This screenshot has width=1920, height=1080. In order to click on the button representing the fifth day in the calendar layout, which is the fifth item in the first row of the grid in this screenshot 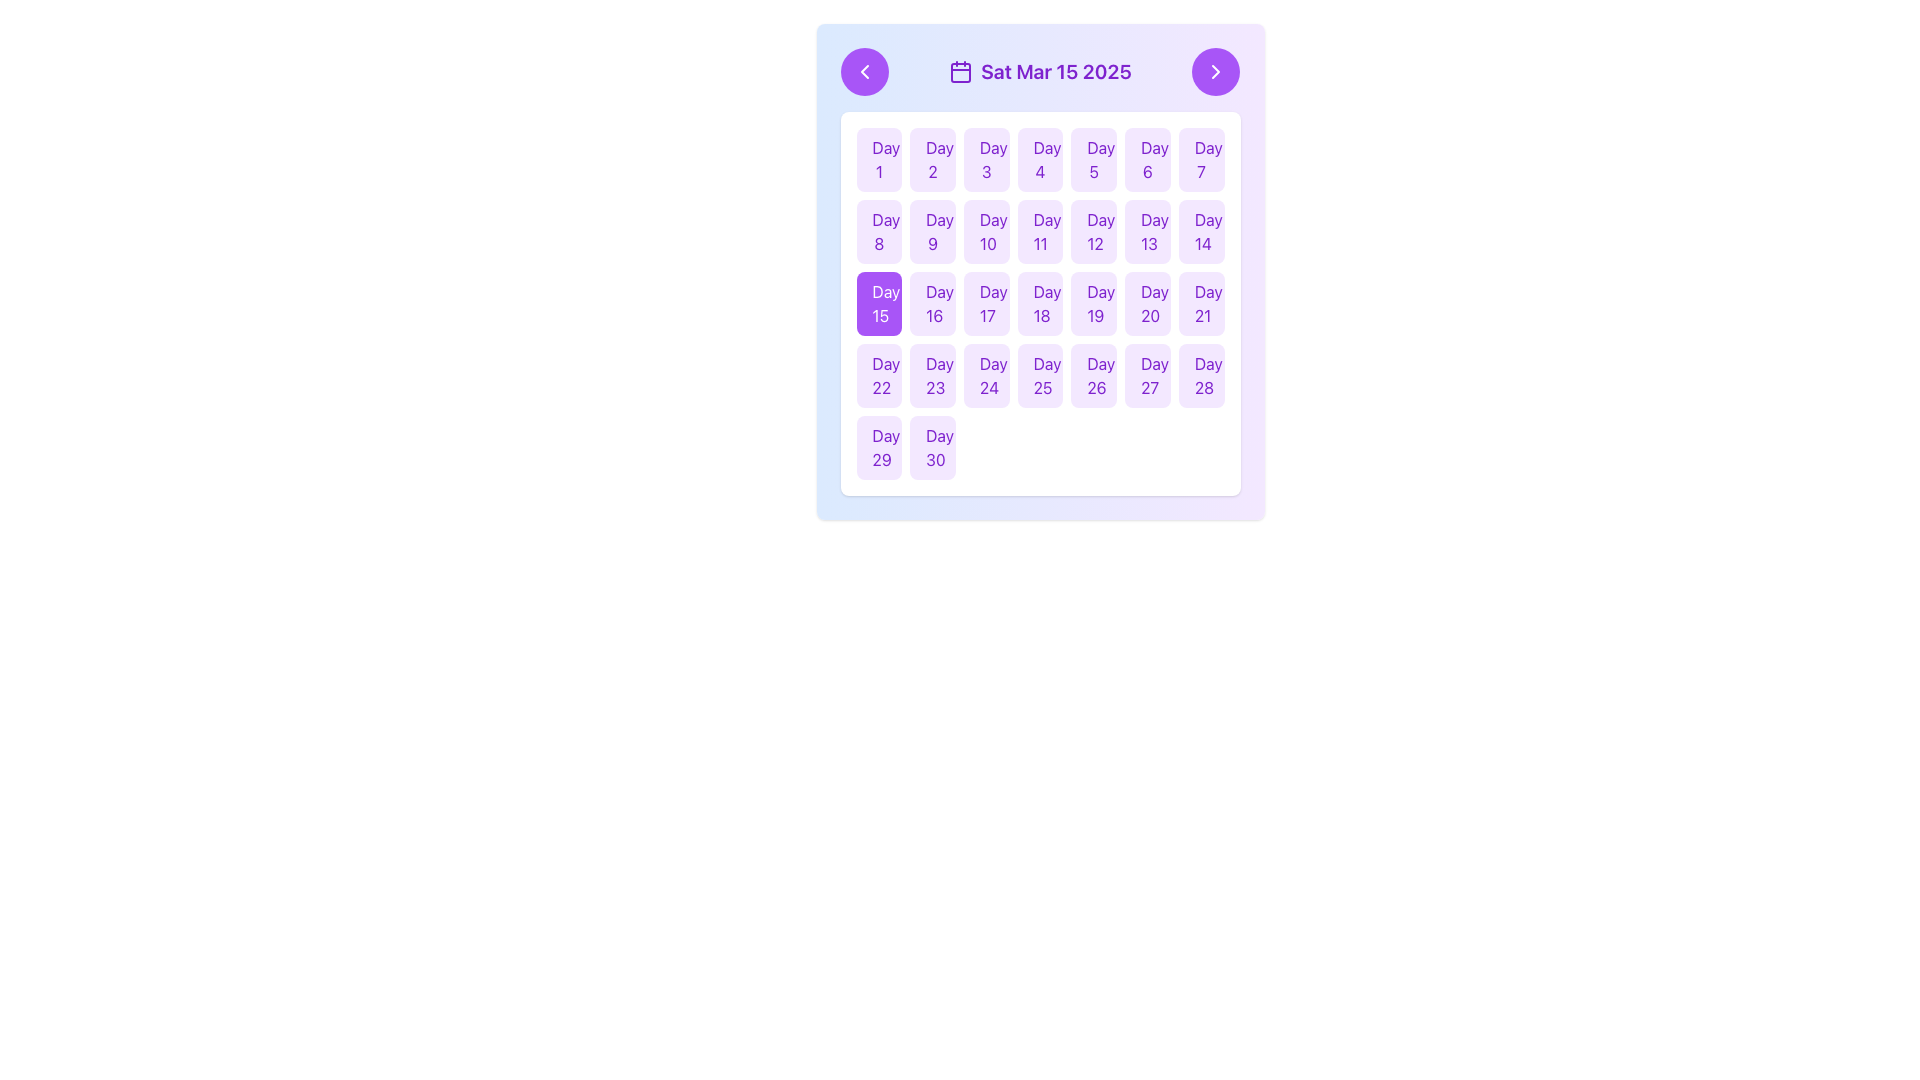, I will do `click(1093, 158)`.